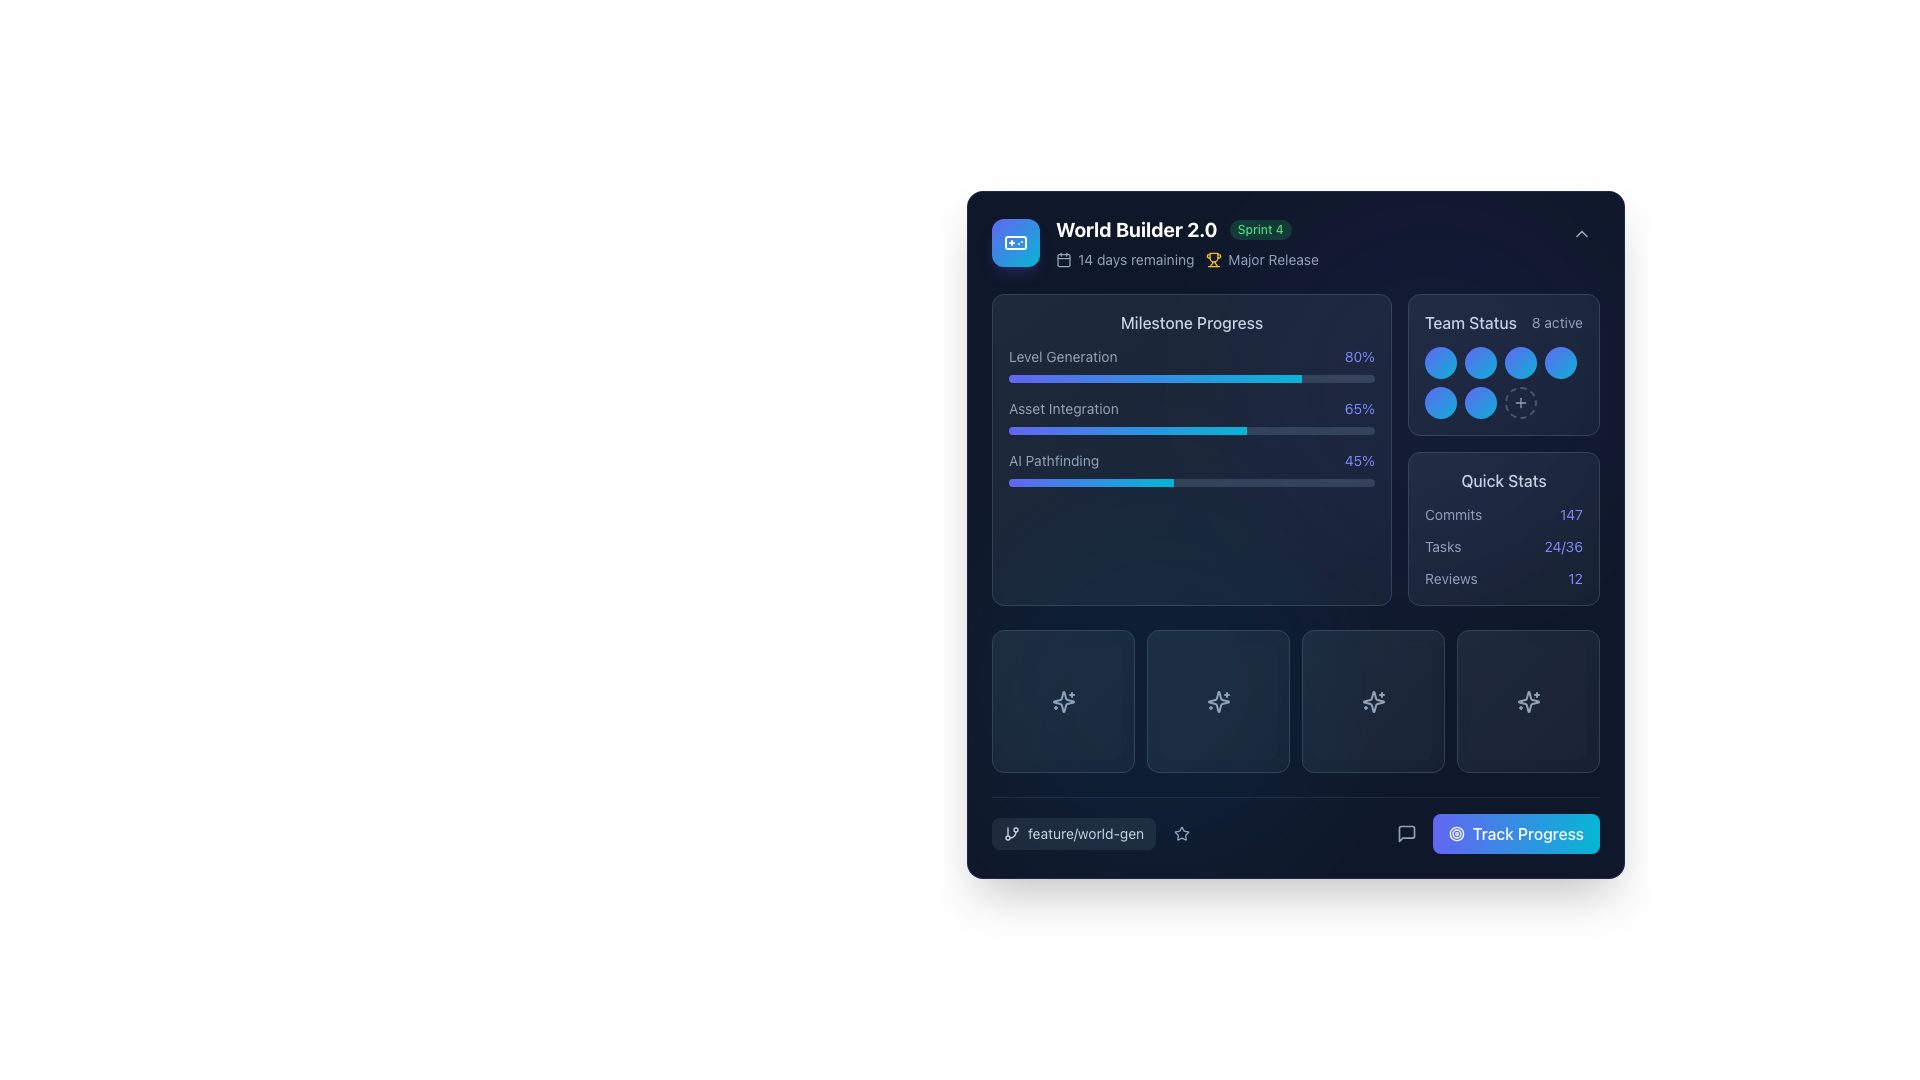  I want to click on the downward-facing chevron icon in the upper-right corner of the dashboard interface, so click(1581, 233).